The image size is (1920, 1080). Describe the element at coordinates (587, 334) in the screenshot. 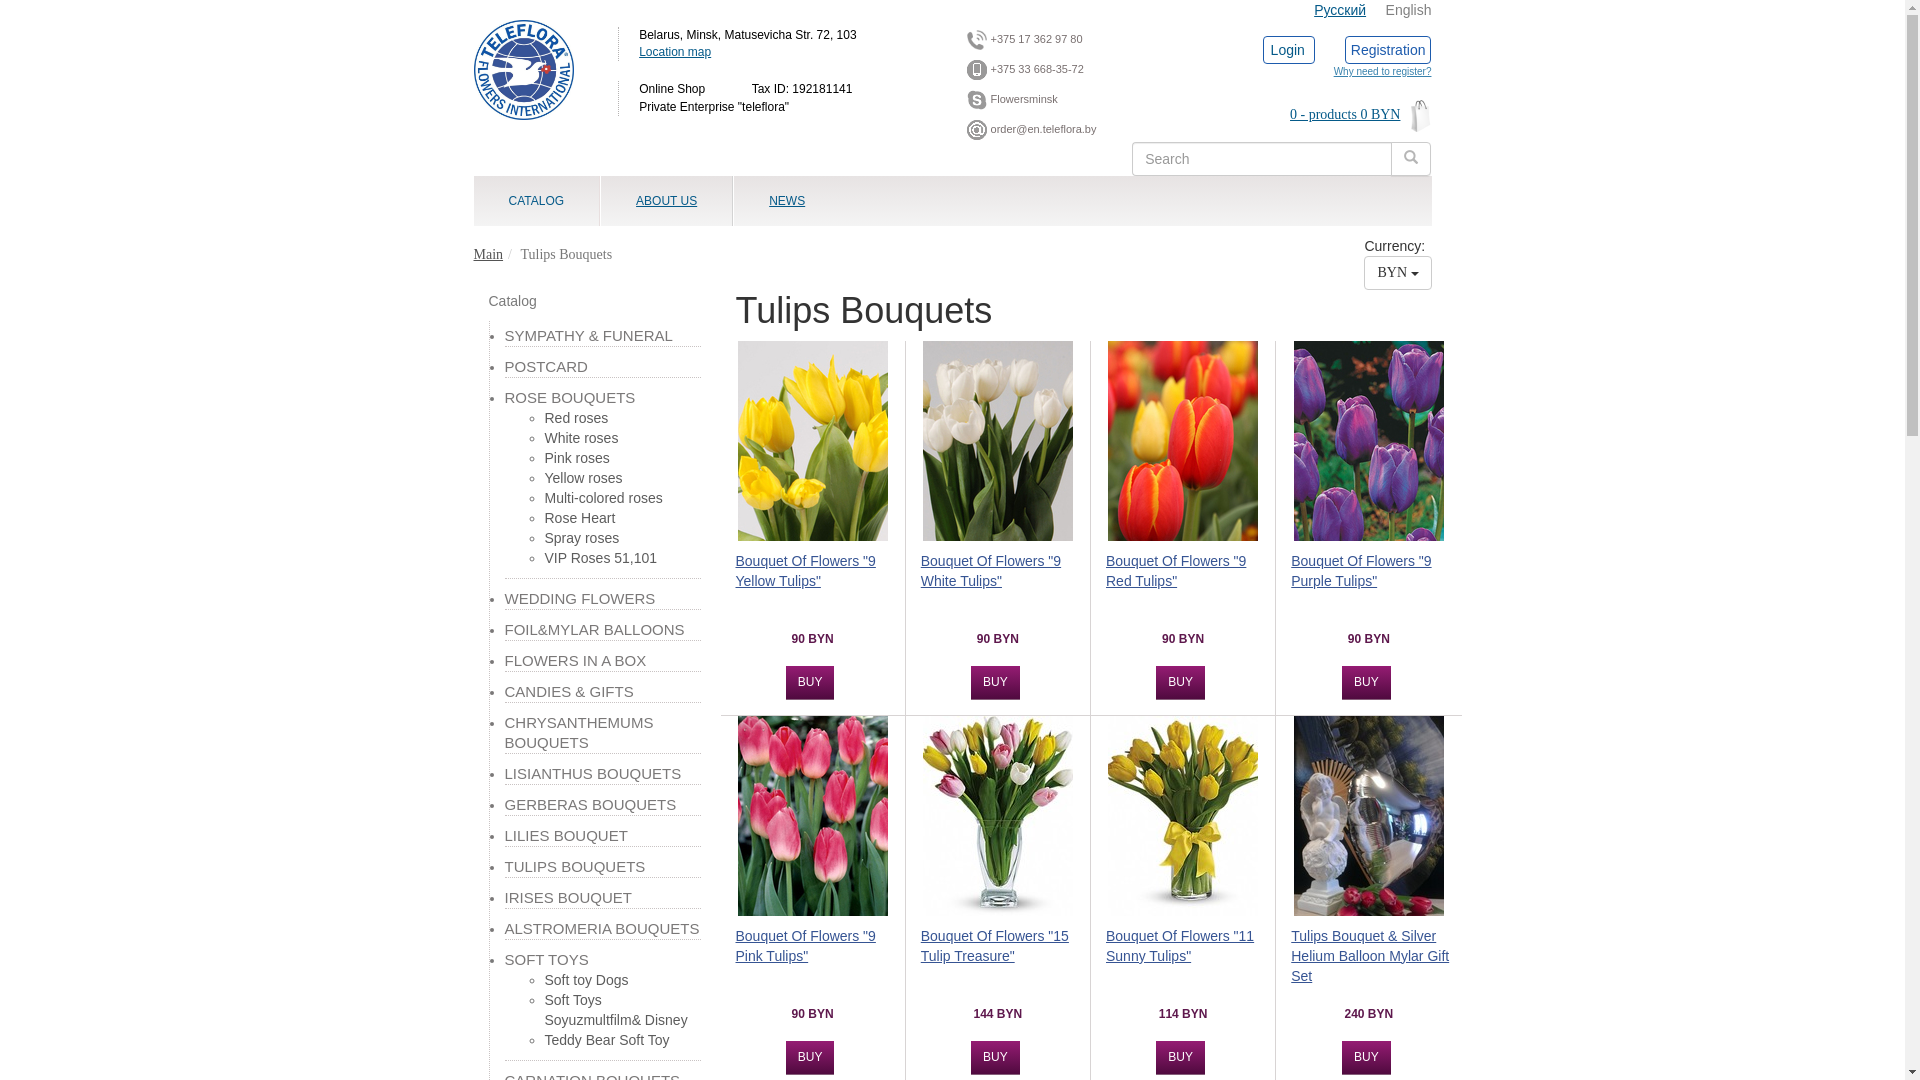

I see `'SYMPATHY & FUNERAL'` at that location.